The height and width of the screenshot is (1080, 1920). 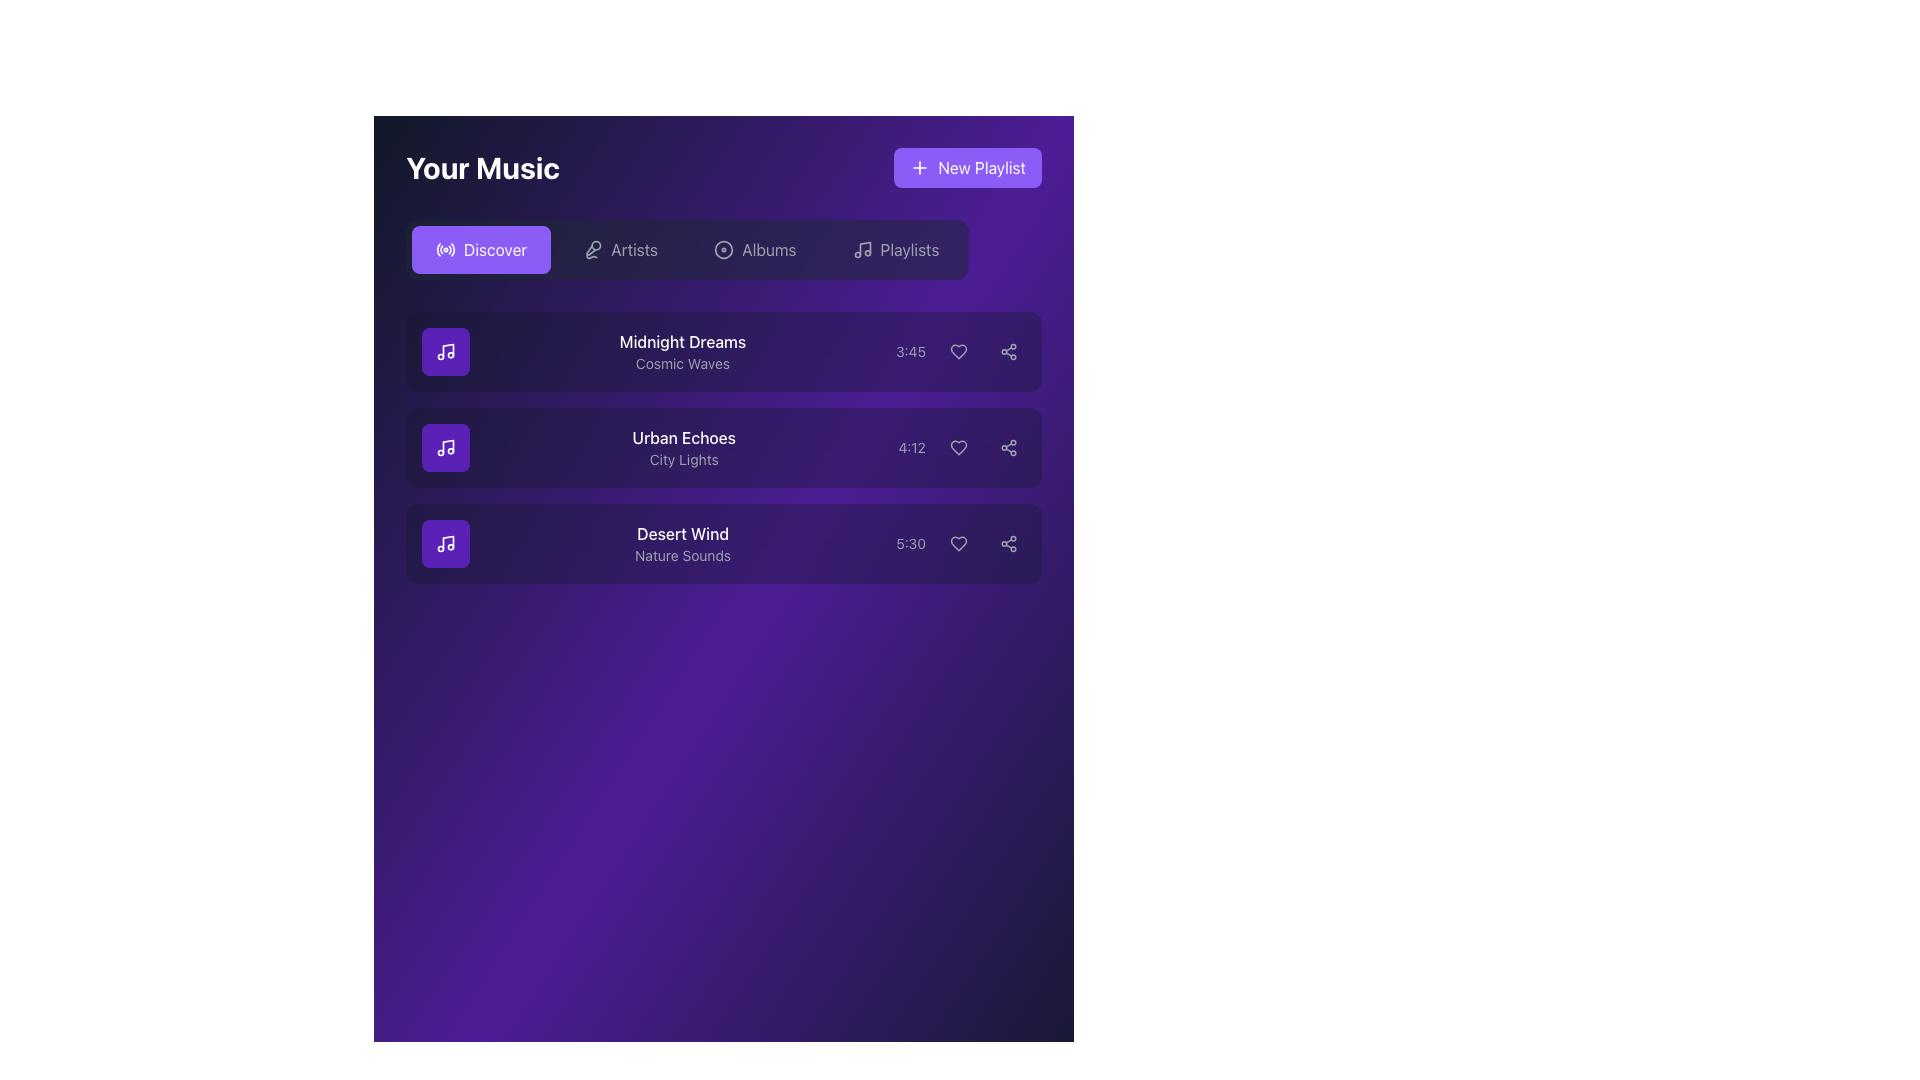 I want to click on the 'New Playlist' button located in the top-right corner of the interface, which has a violet background and a plus sign icon, to create a new playlist, so click(x=968, y=167).